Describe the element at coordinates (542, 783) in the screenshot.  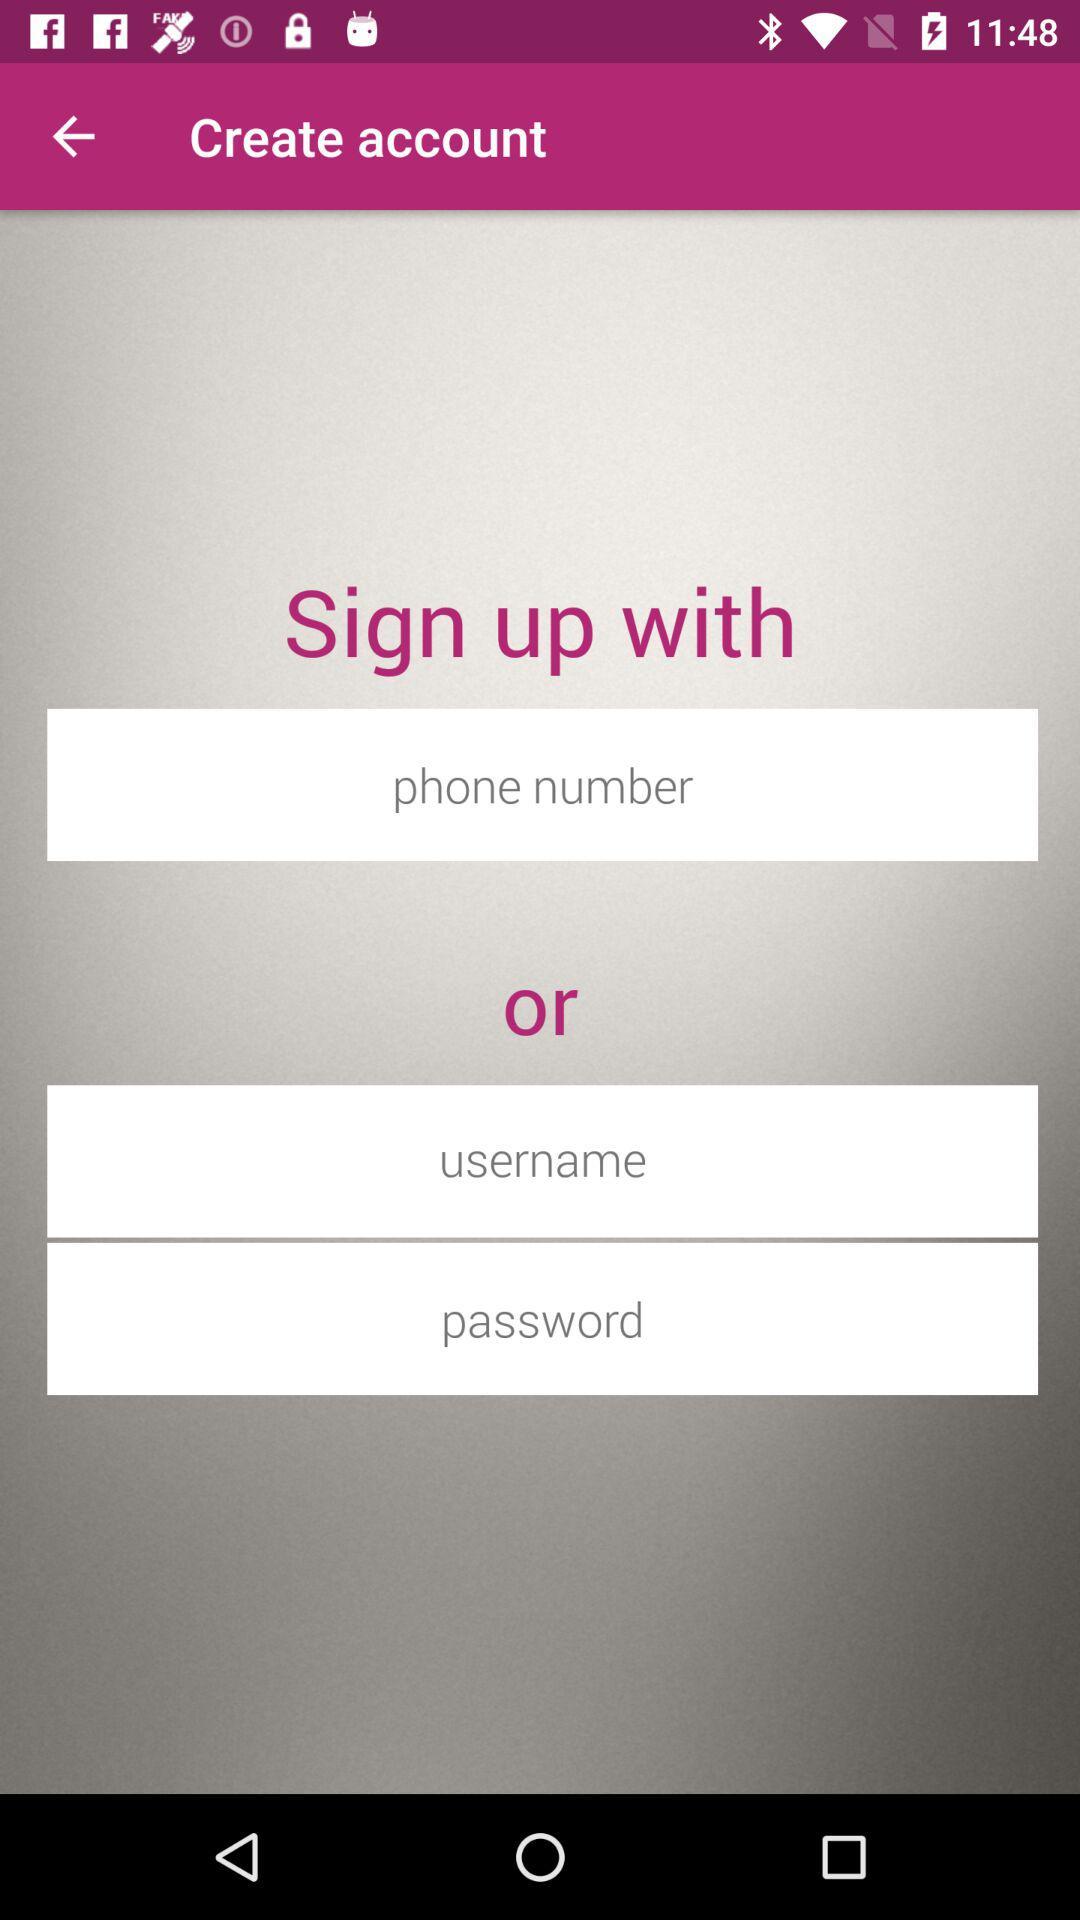
I see `item below sign up with` at that location.